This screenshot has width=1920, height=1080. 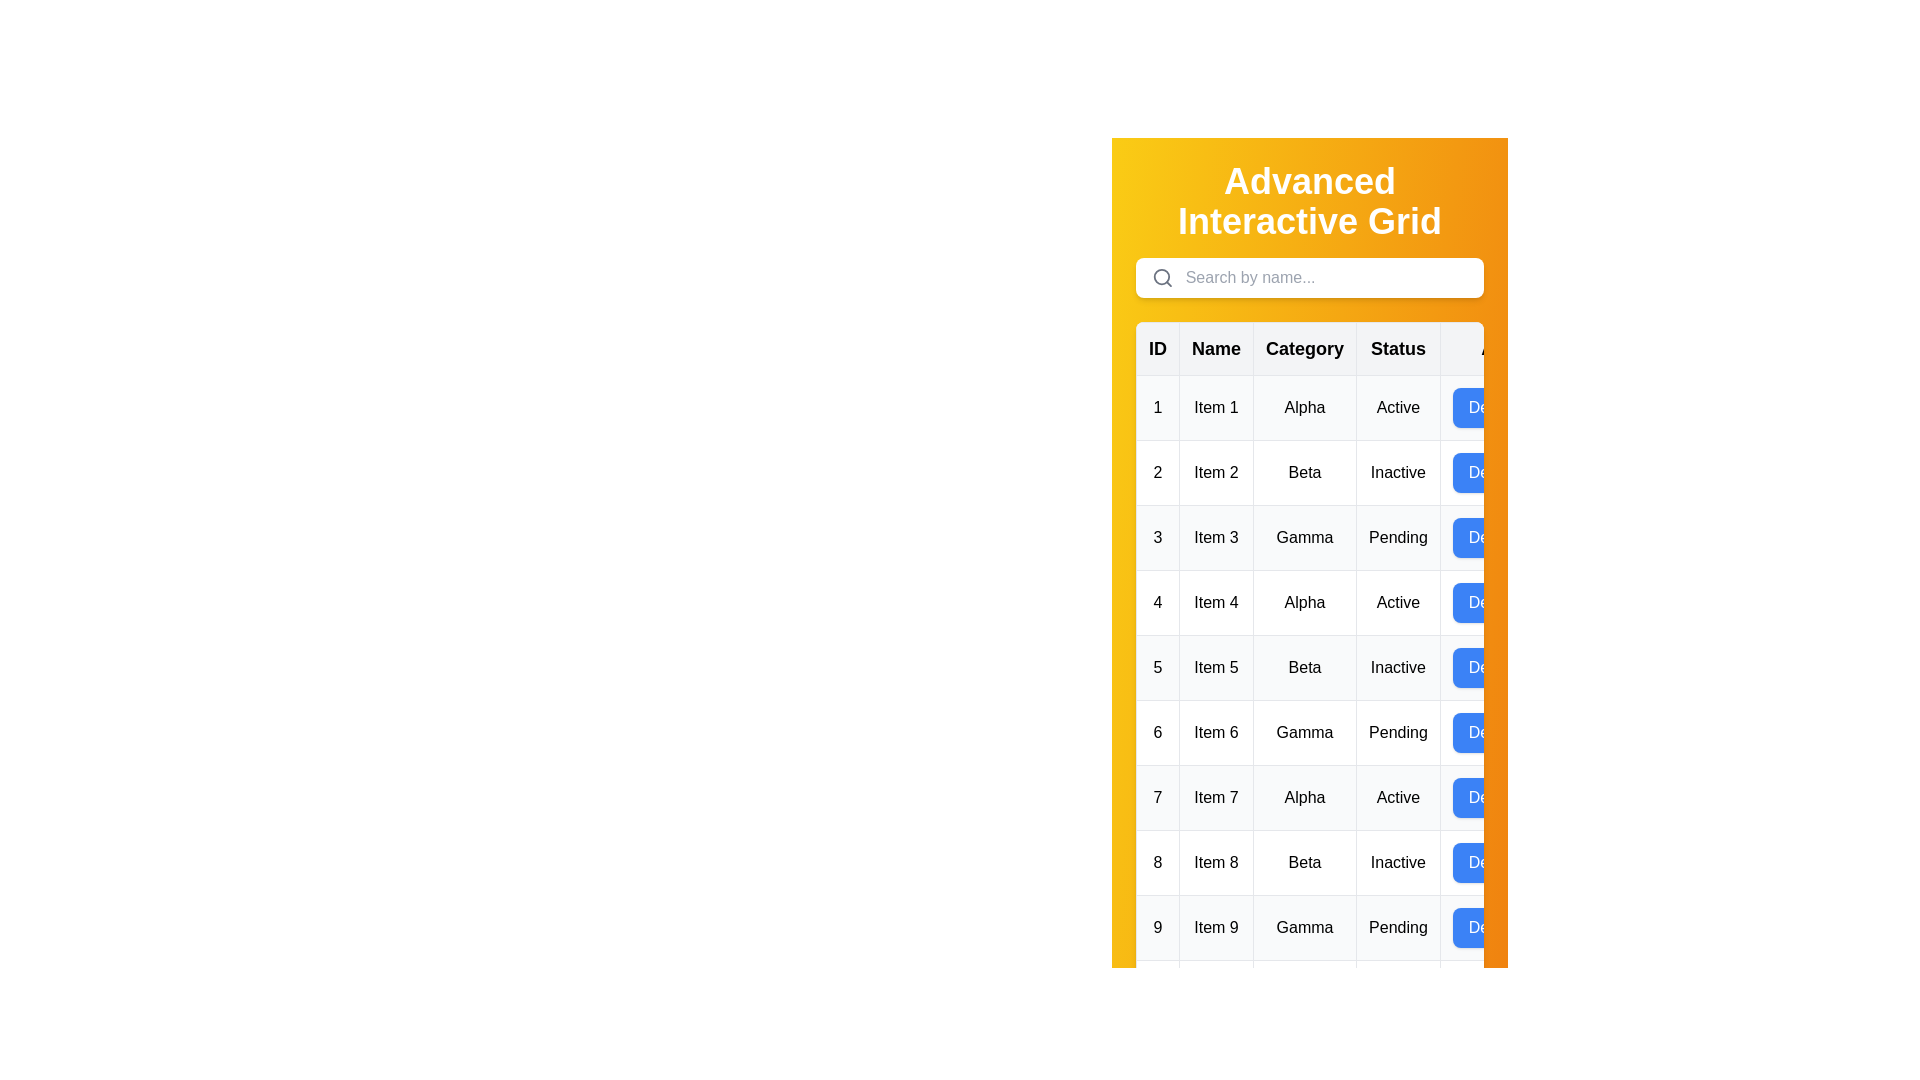 What do you see at coordinates (1305, 347) in the screenshot?
I see `the column header Category to sort the data` at bounding box center [1305, 347].